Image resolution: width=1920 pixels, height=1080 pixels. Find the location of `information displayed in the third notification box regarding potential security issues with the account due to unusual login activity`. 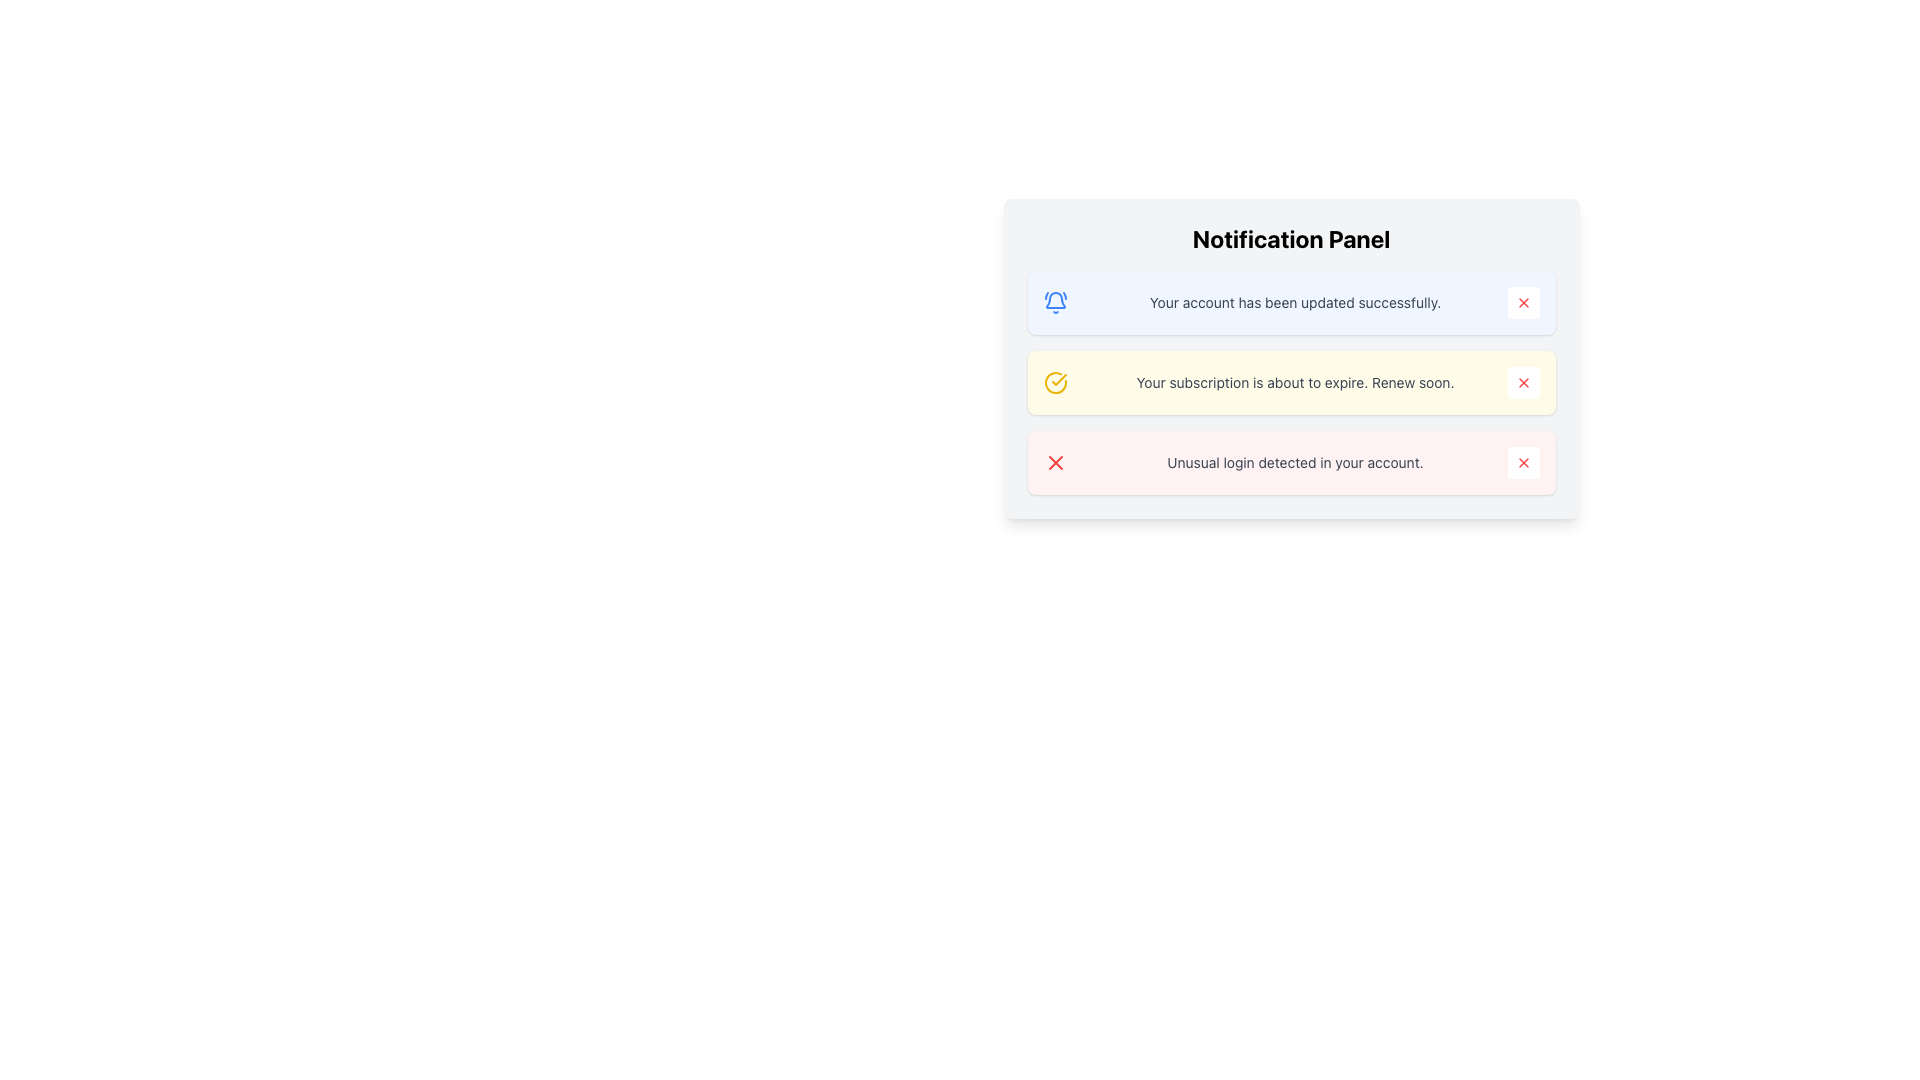

information displayed in the third notification box regarding potential security issues with the account due to unusual login activity is located at coordinates (1295, 462).